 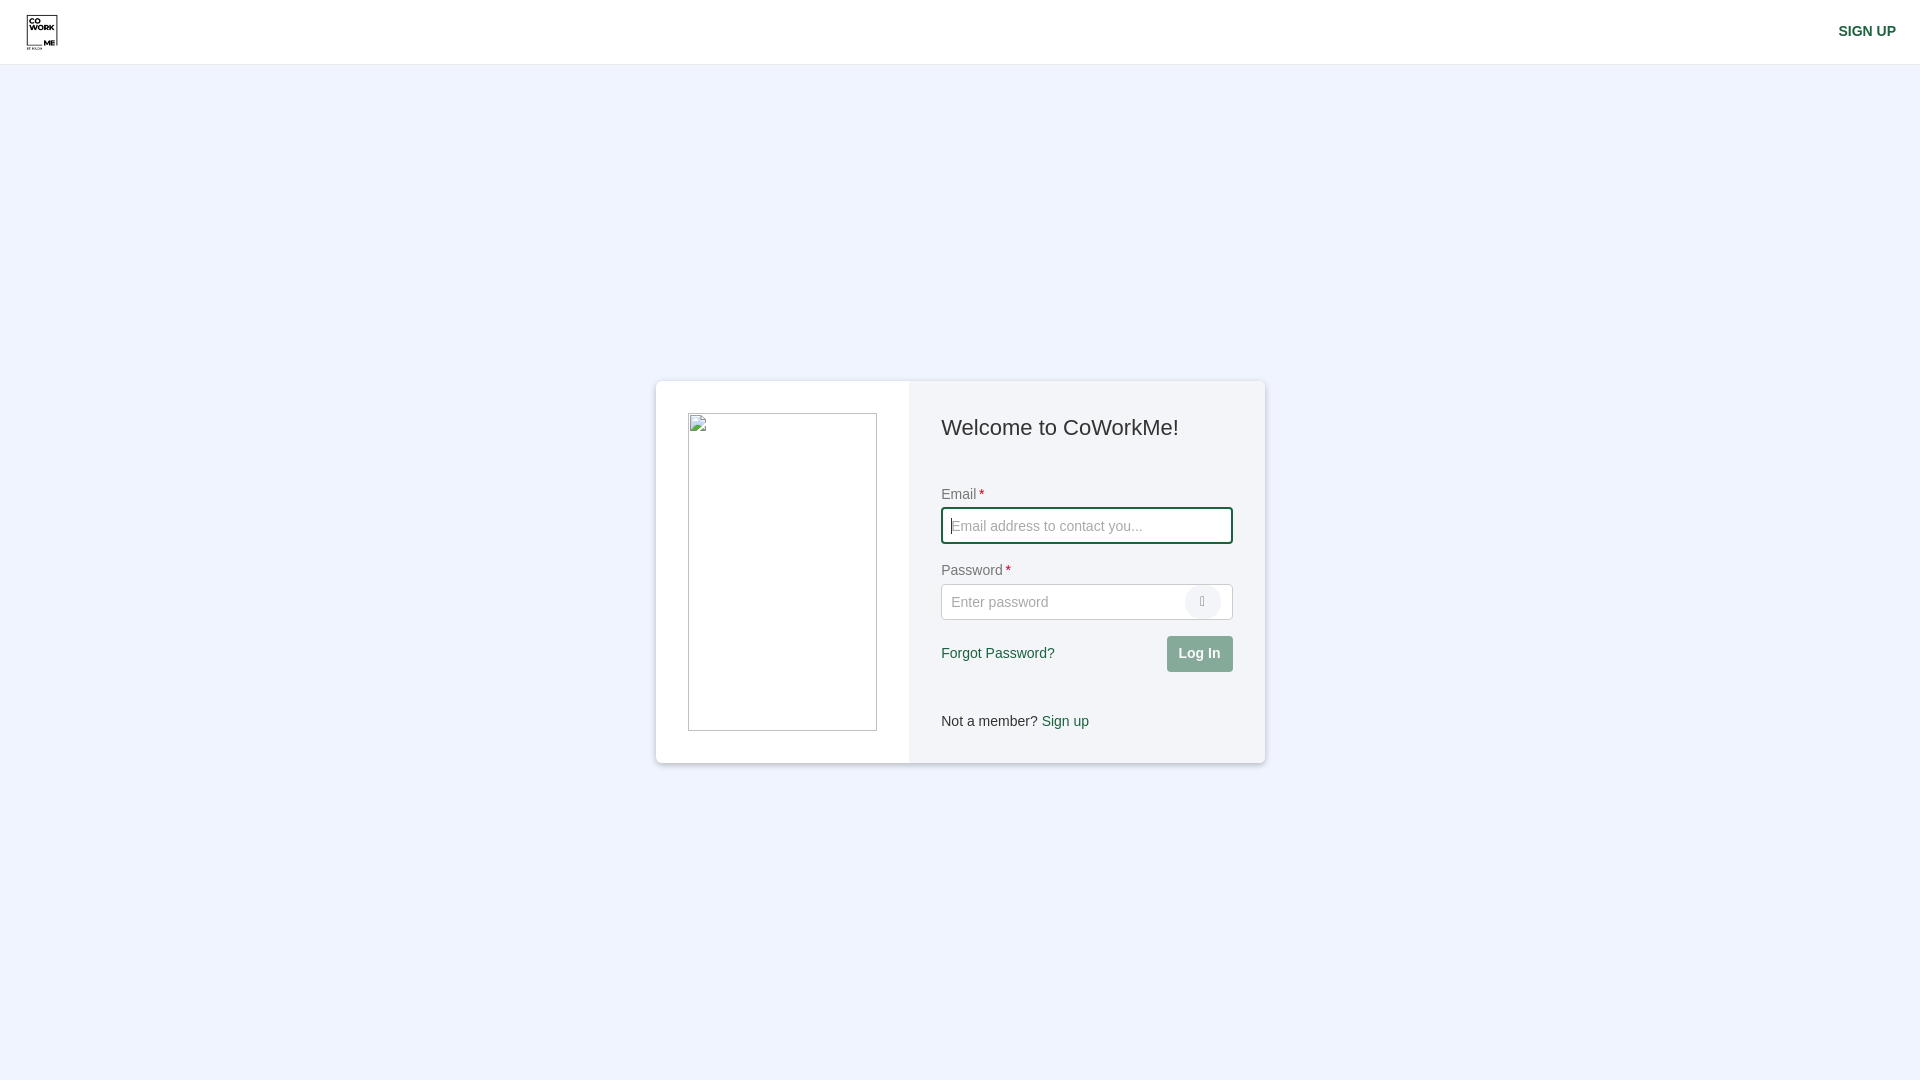 What do you see at coordinates (1866, 31) in the screenshot?
I see `'SIGN UP'` at bounding box center [1866, 31].